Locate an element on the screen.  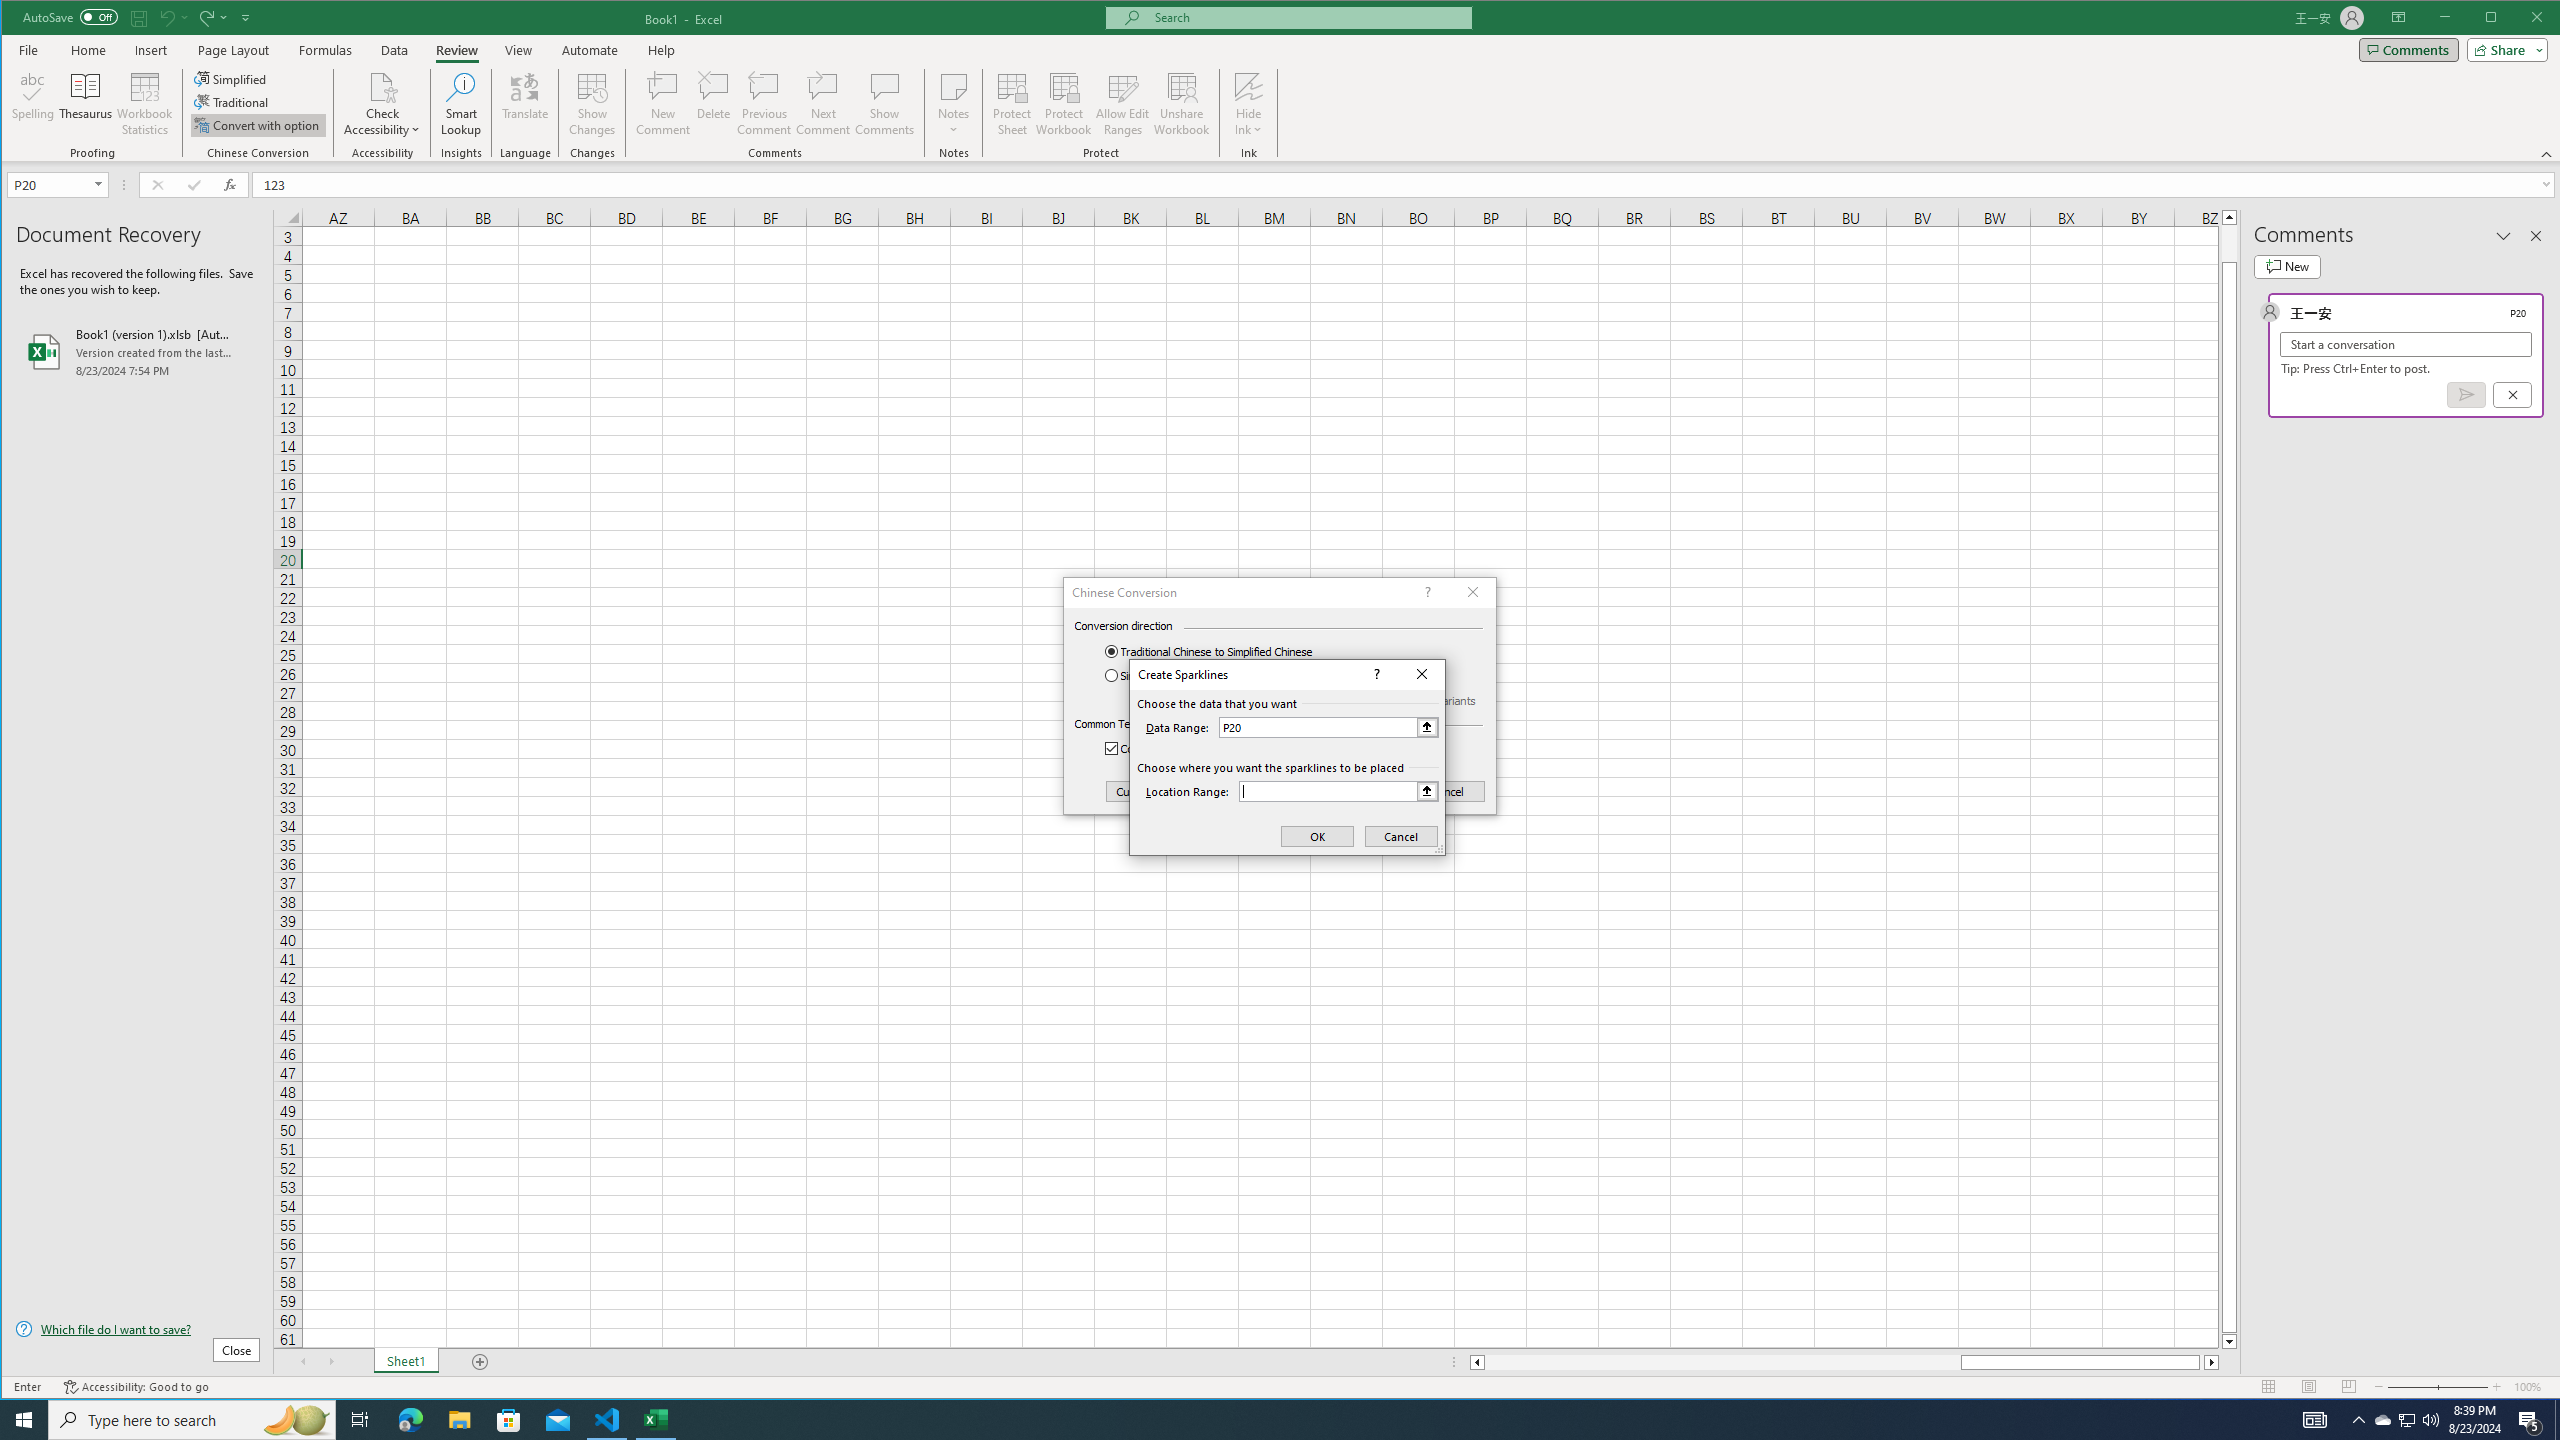
'Allow Edit Ranges' is located at coordinates (1121, 103).